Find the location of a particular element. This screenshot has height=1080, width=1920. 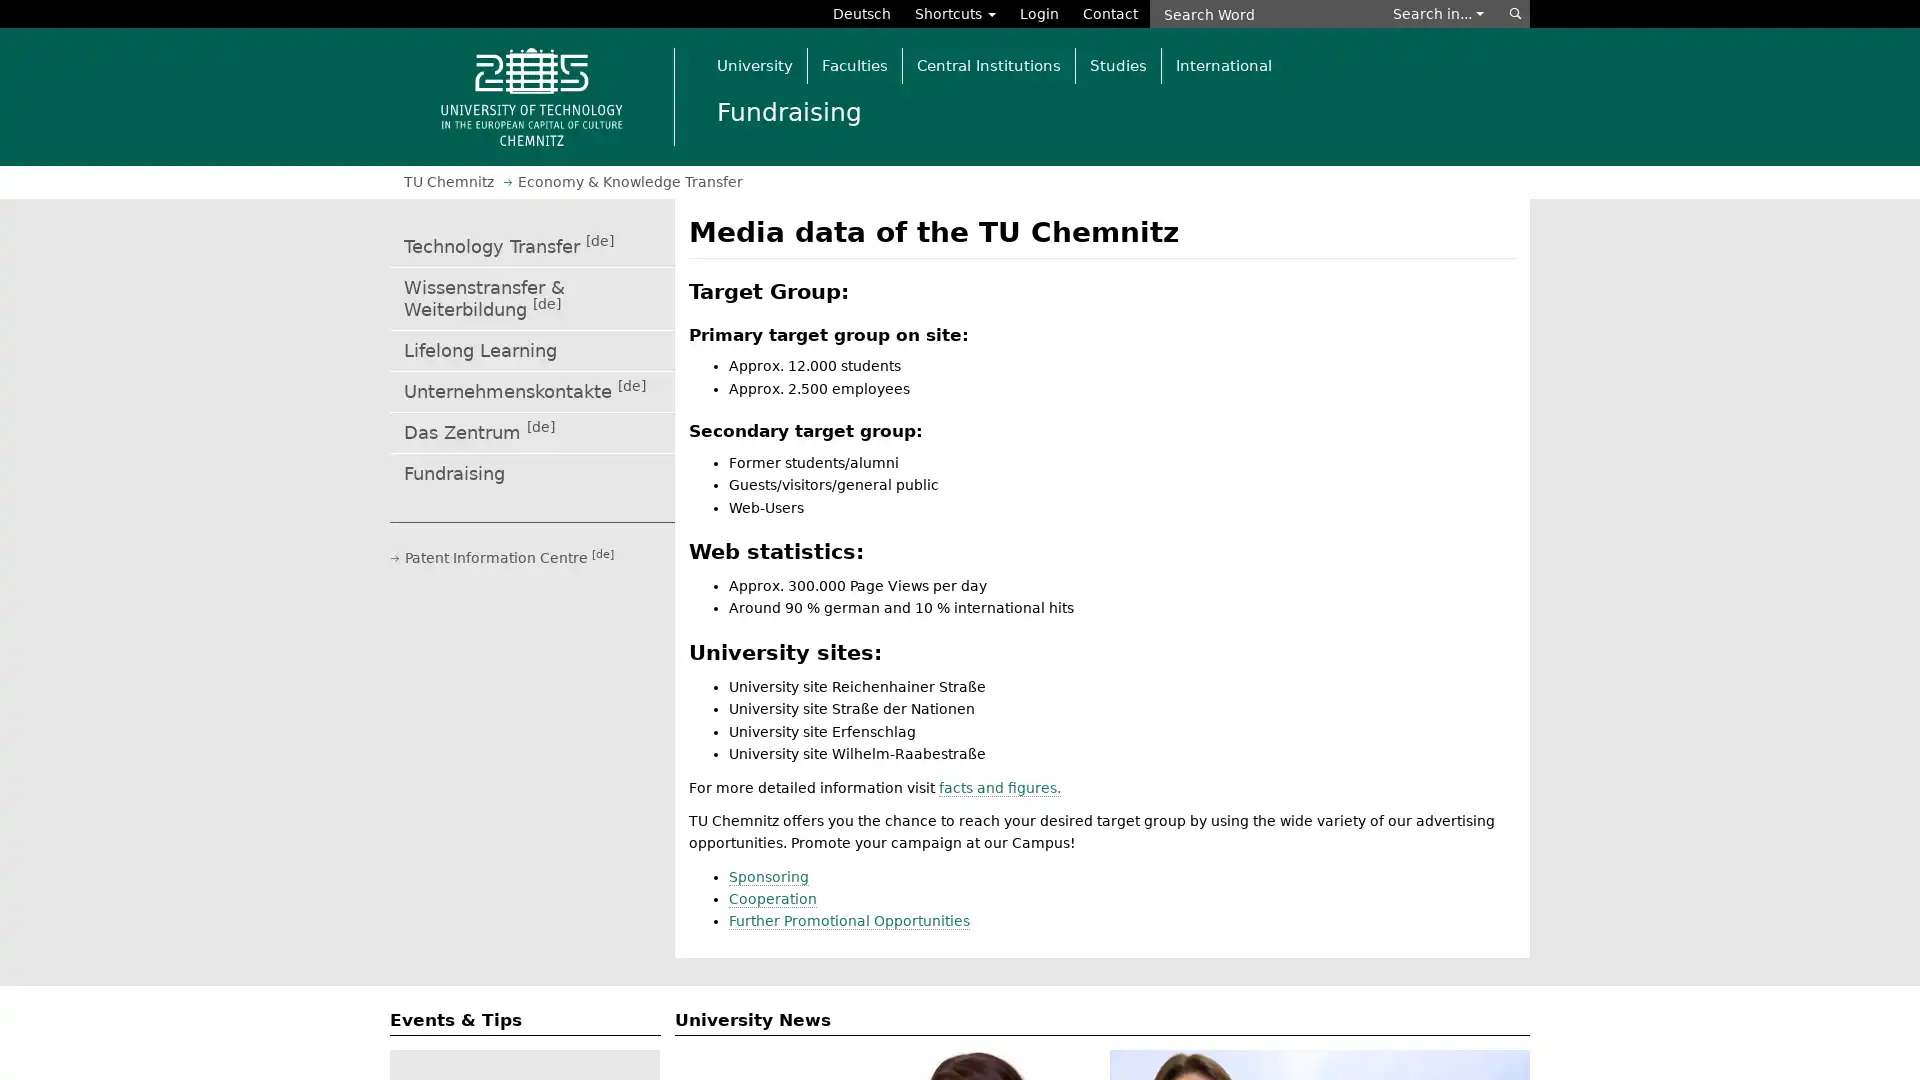

Faculties is located at coordinates (854, 64).